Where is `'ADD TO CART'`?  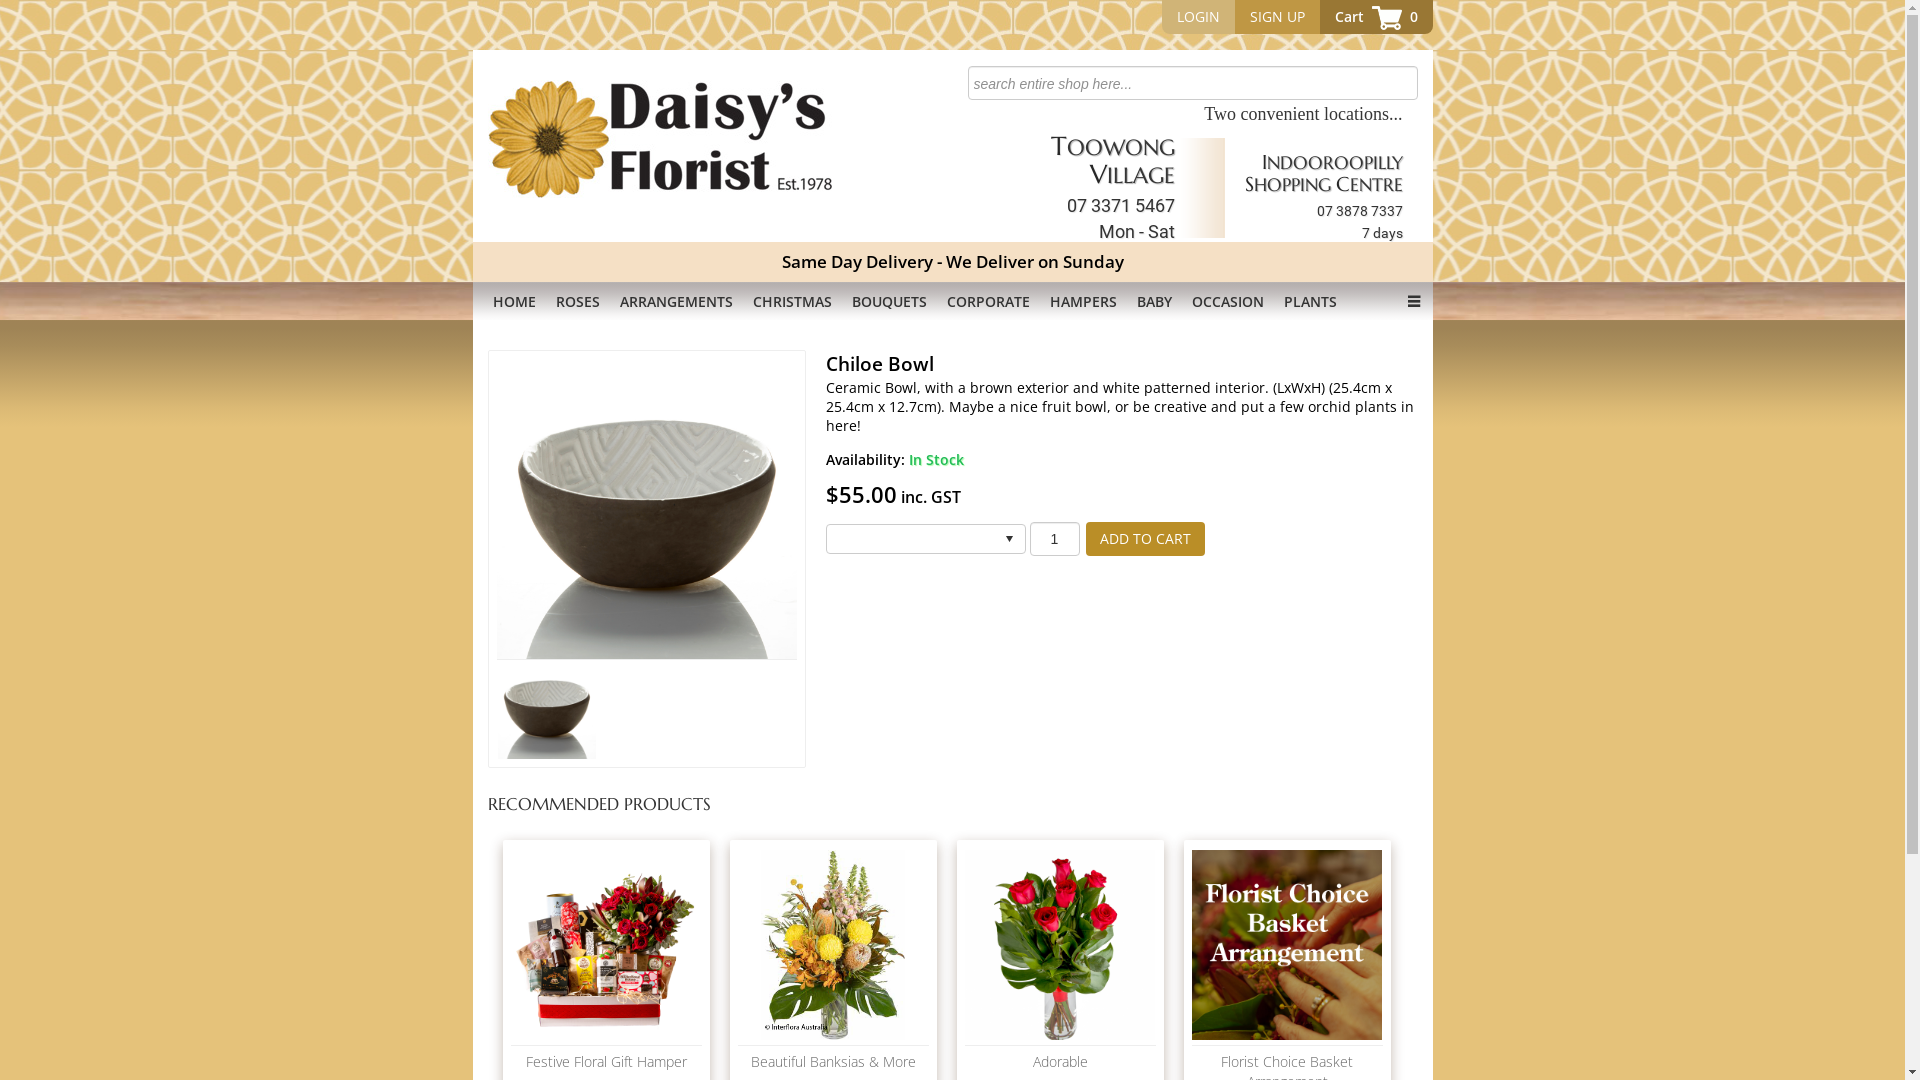 'ADD TO CART' is located at coordinates (1084, 538).